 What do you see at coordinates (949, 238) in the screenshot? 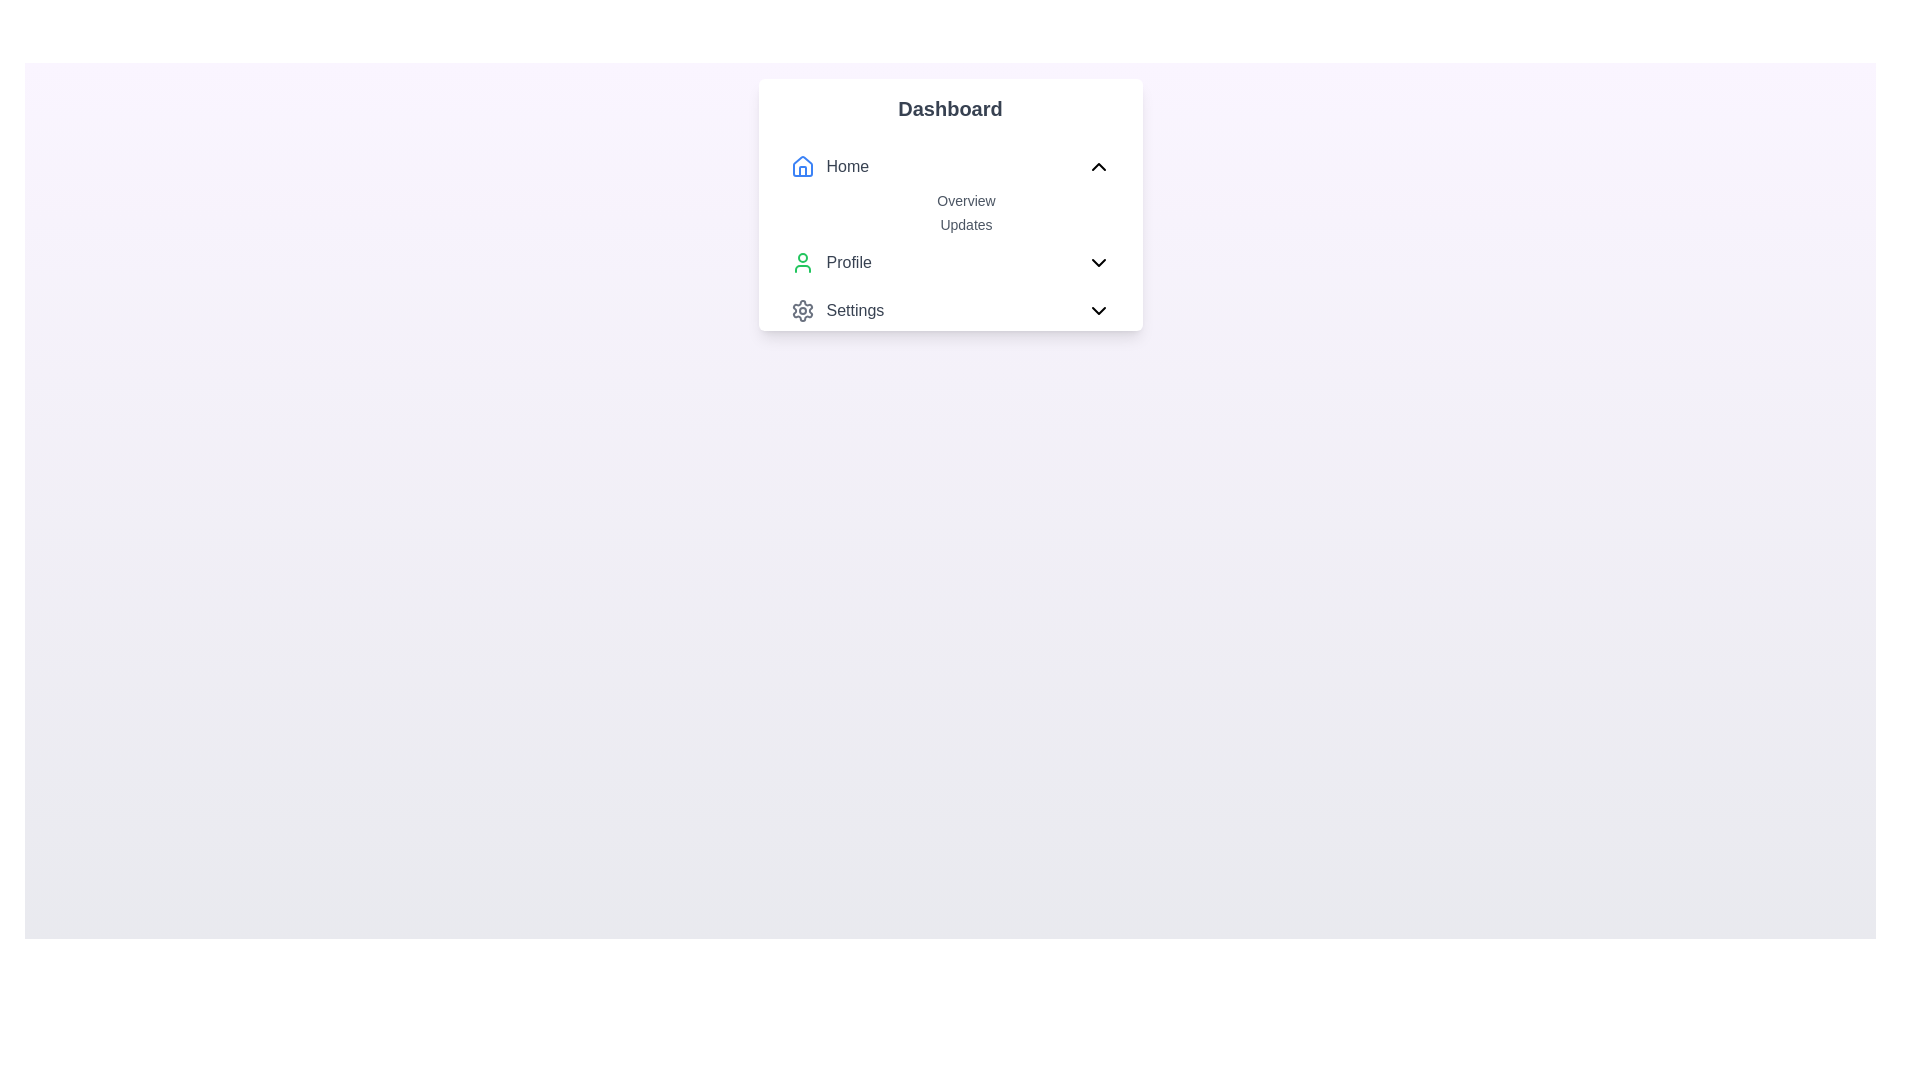
I see `the collapsible navigation menu` at bounding box center [949, 238].